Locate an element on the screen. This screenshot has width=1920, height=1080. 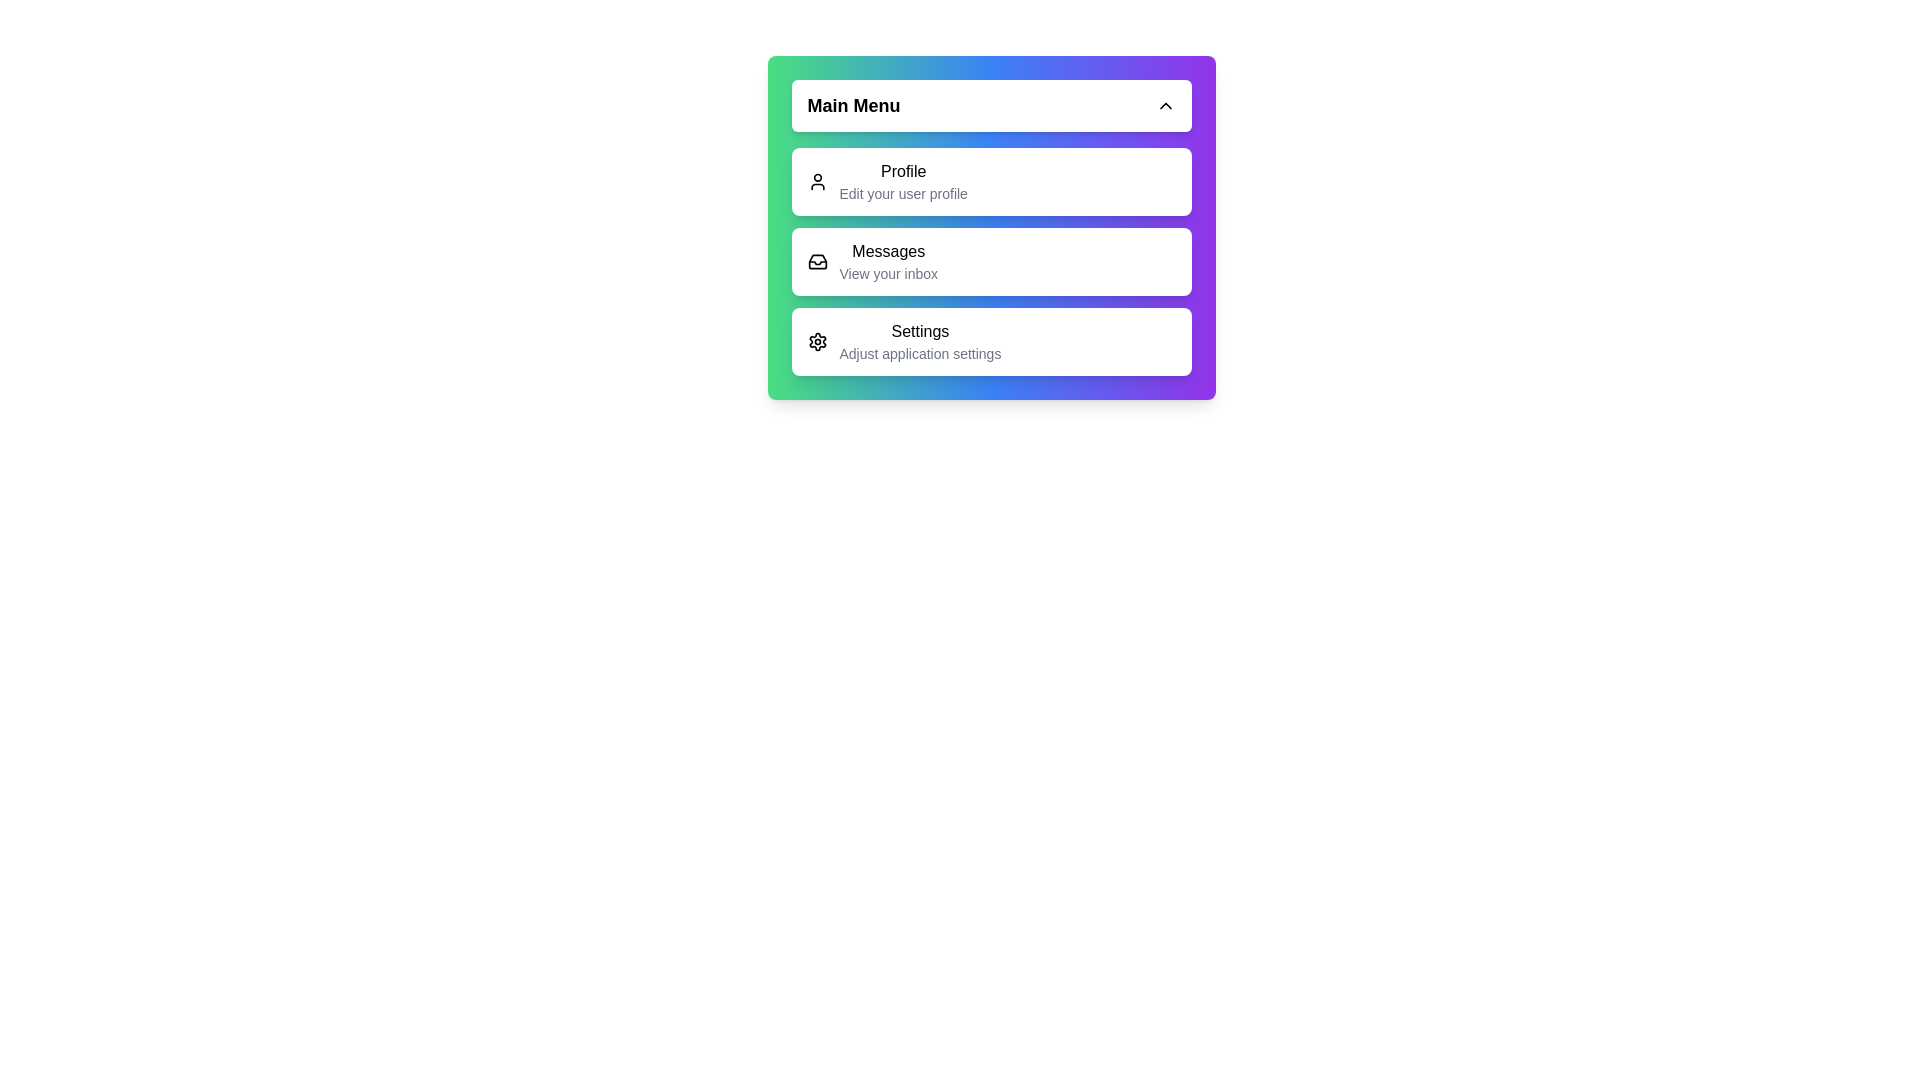
the menu item corresponding to Messages is located at coordinates (991, 261).